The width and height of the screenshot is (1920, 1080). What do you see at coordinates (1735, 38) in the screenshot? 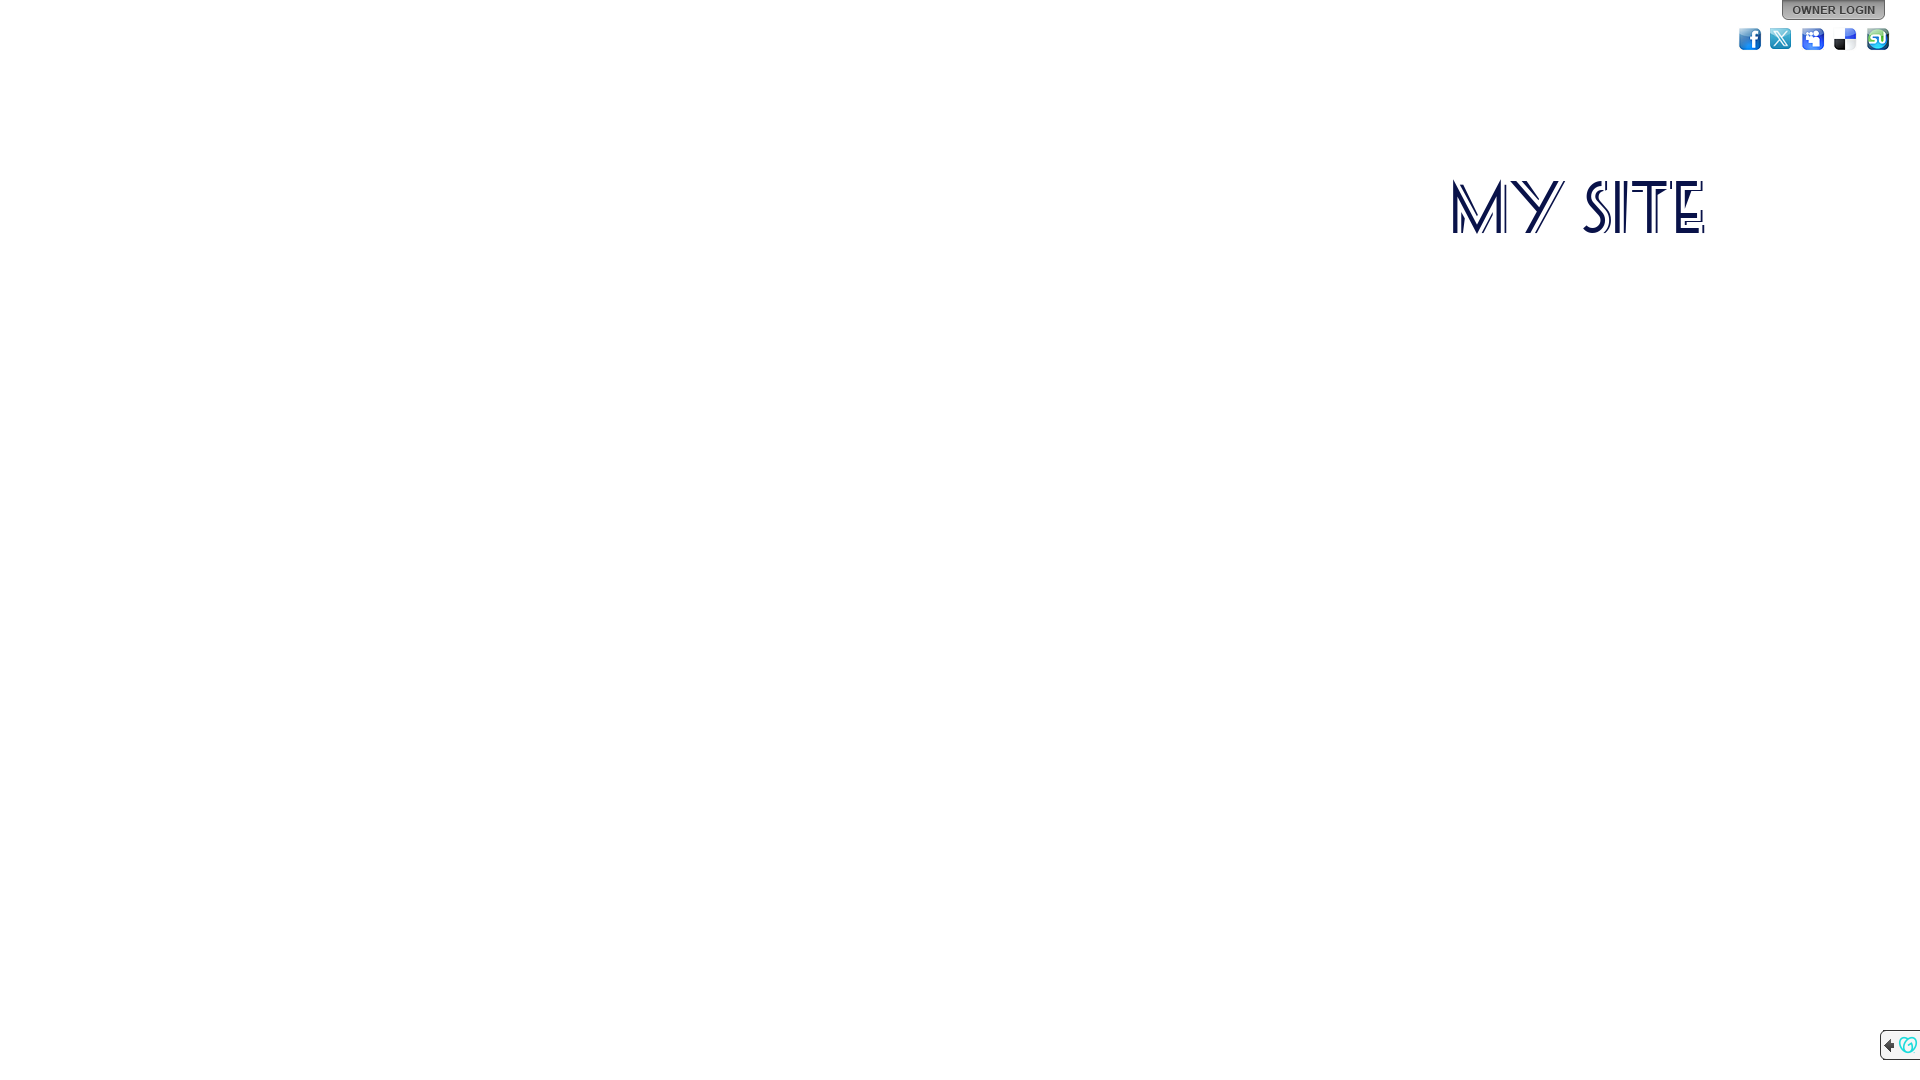
I see `'Facebook'` at bounding box center [1735, 38].